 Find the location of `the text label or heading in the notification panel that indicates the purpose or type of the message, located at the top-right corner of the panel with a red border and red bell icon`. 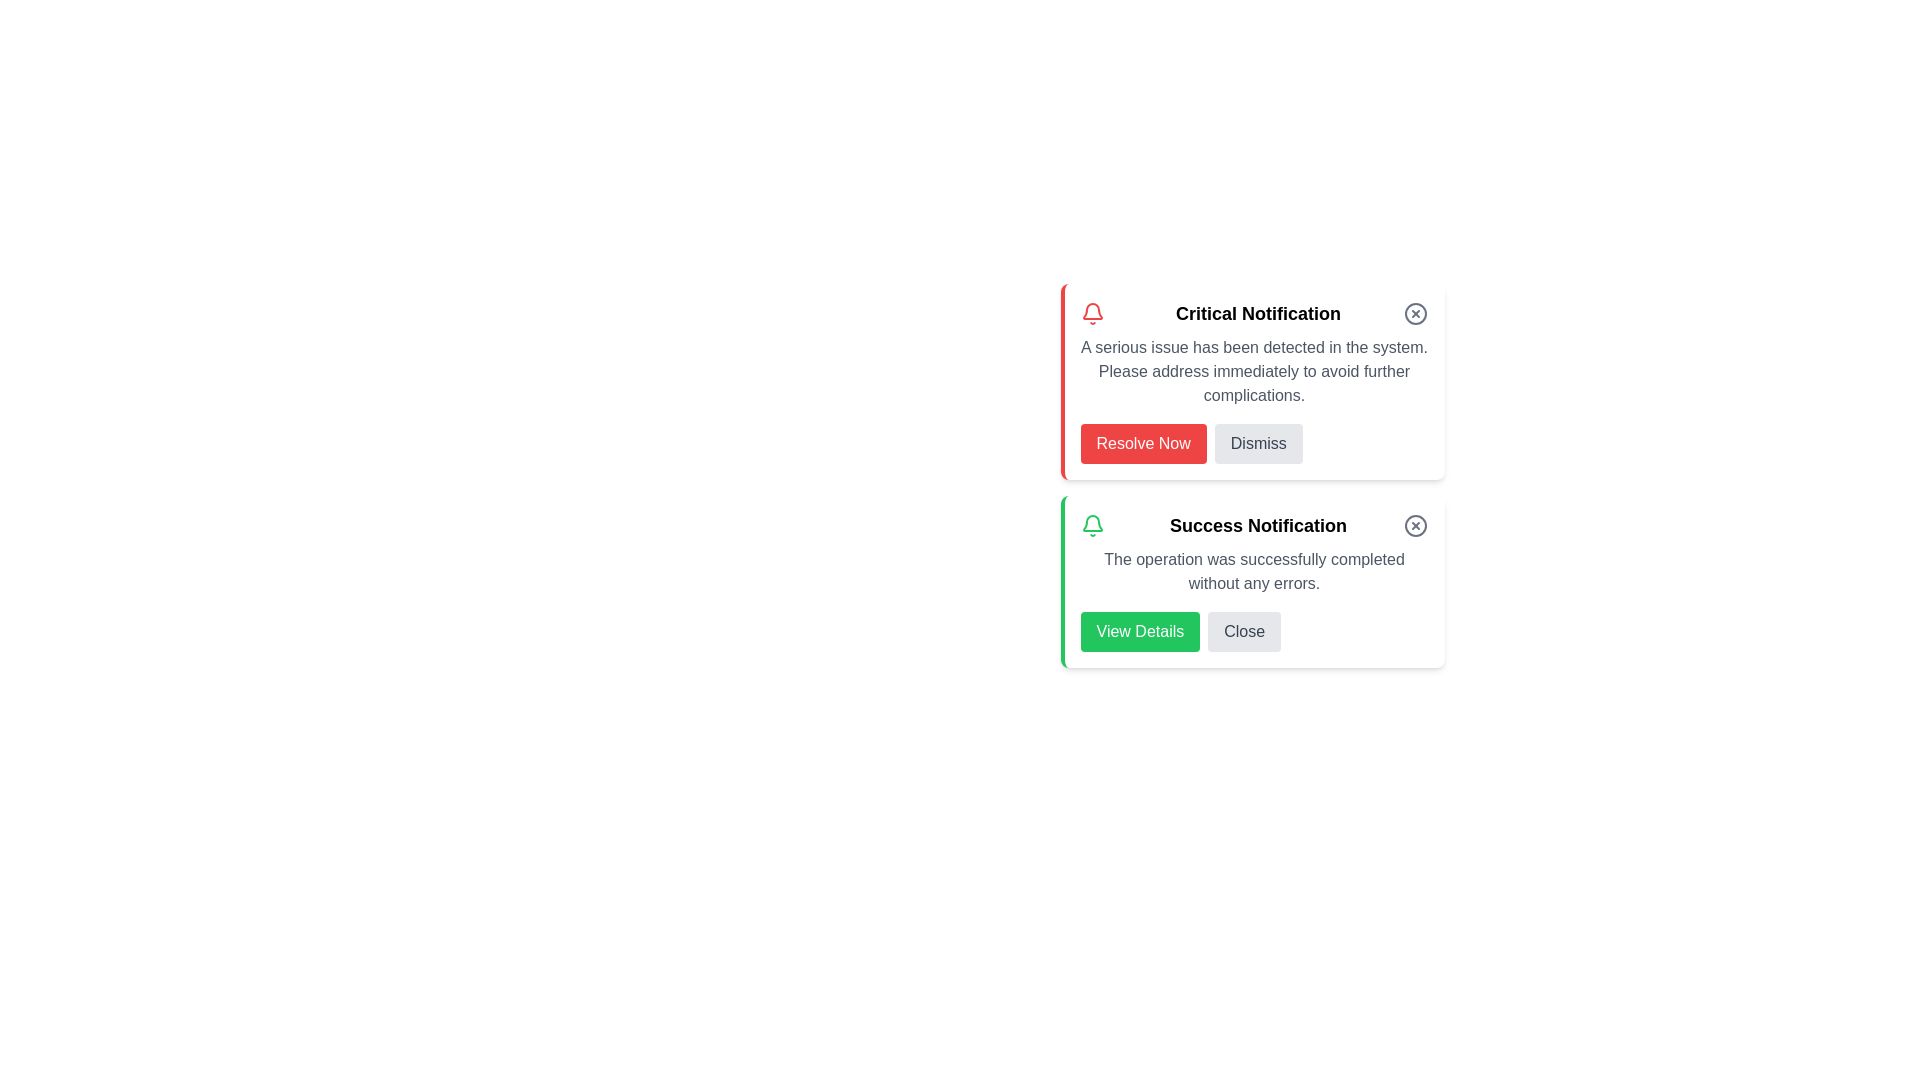

the text label or heading in the notification panel that indicates the purpose or type of the message, located at the top-right corner of the panel with a red border and red bell icon is located at coordinates (1257, 313).